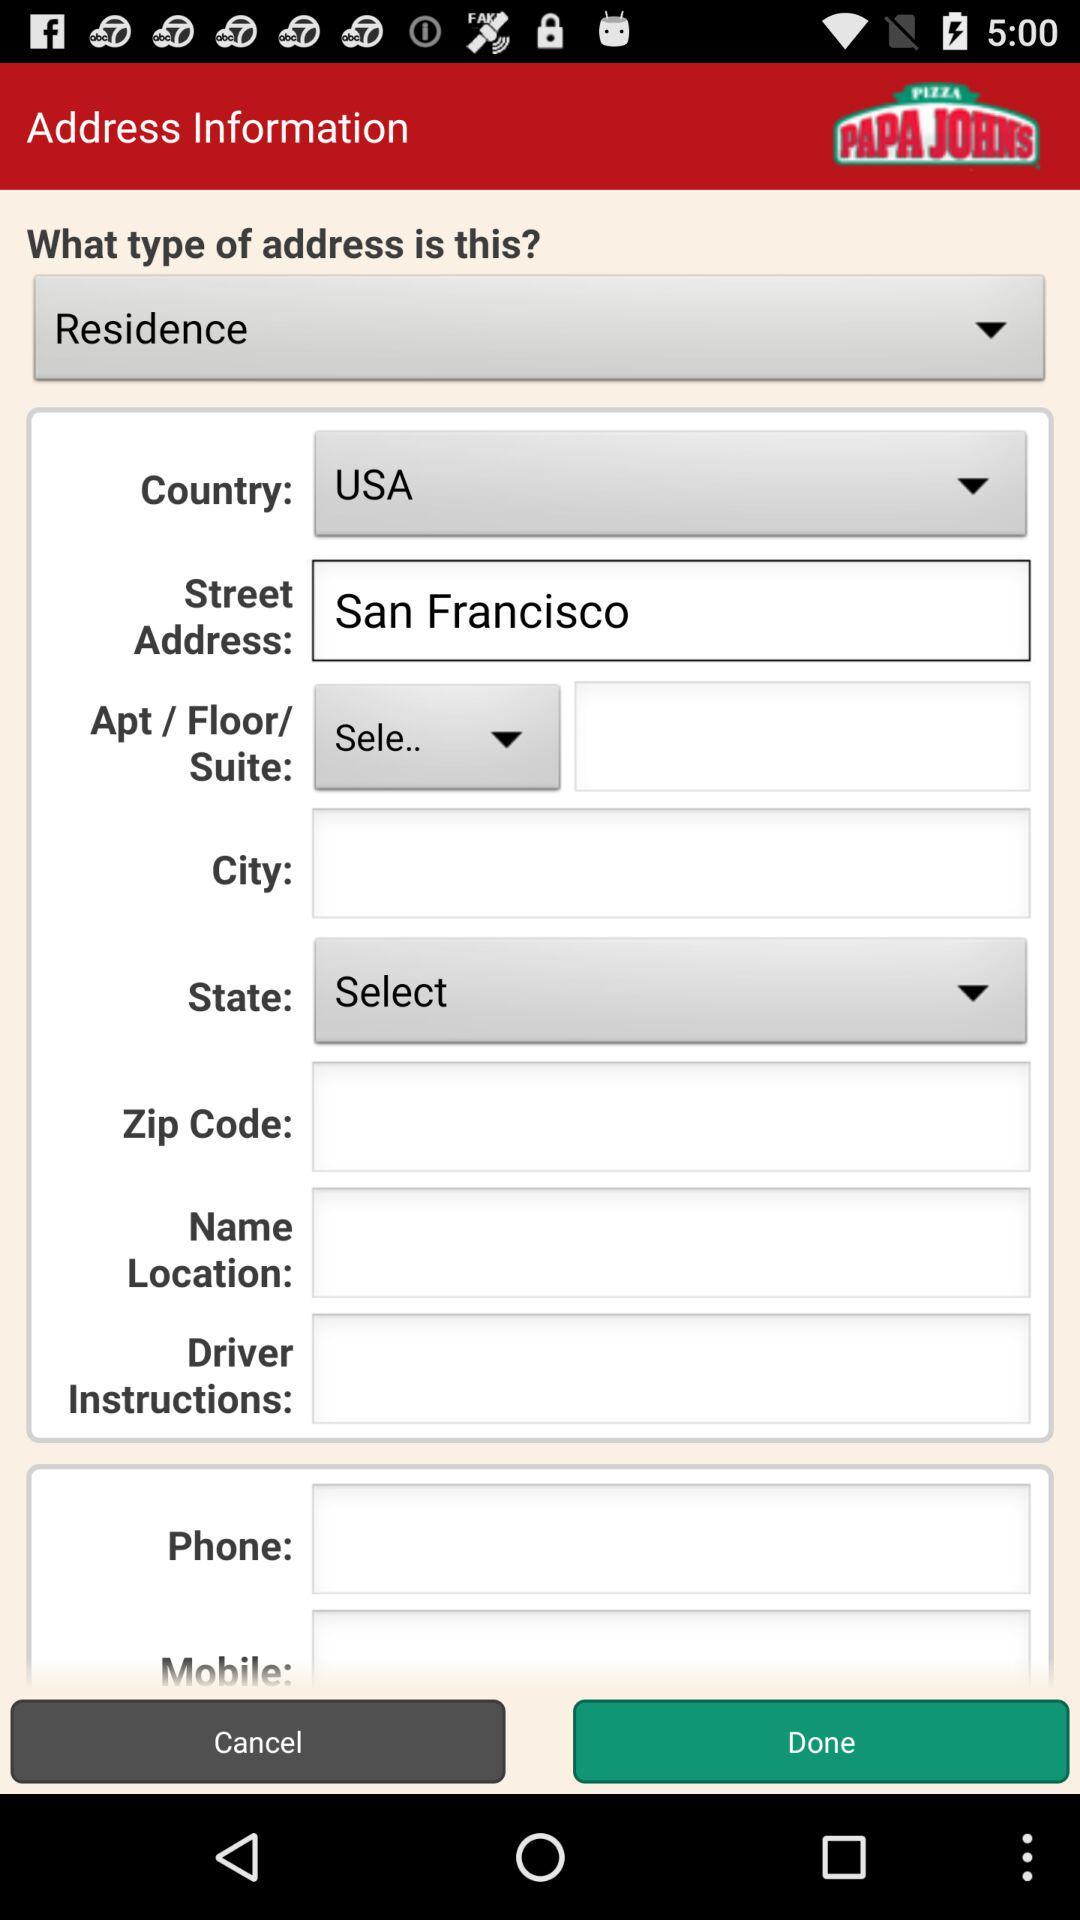  Describe the element at coordinates (671, 1544) in the screenshot. I see `put the phone number` at that location.